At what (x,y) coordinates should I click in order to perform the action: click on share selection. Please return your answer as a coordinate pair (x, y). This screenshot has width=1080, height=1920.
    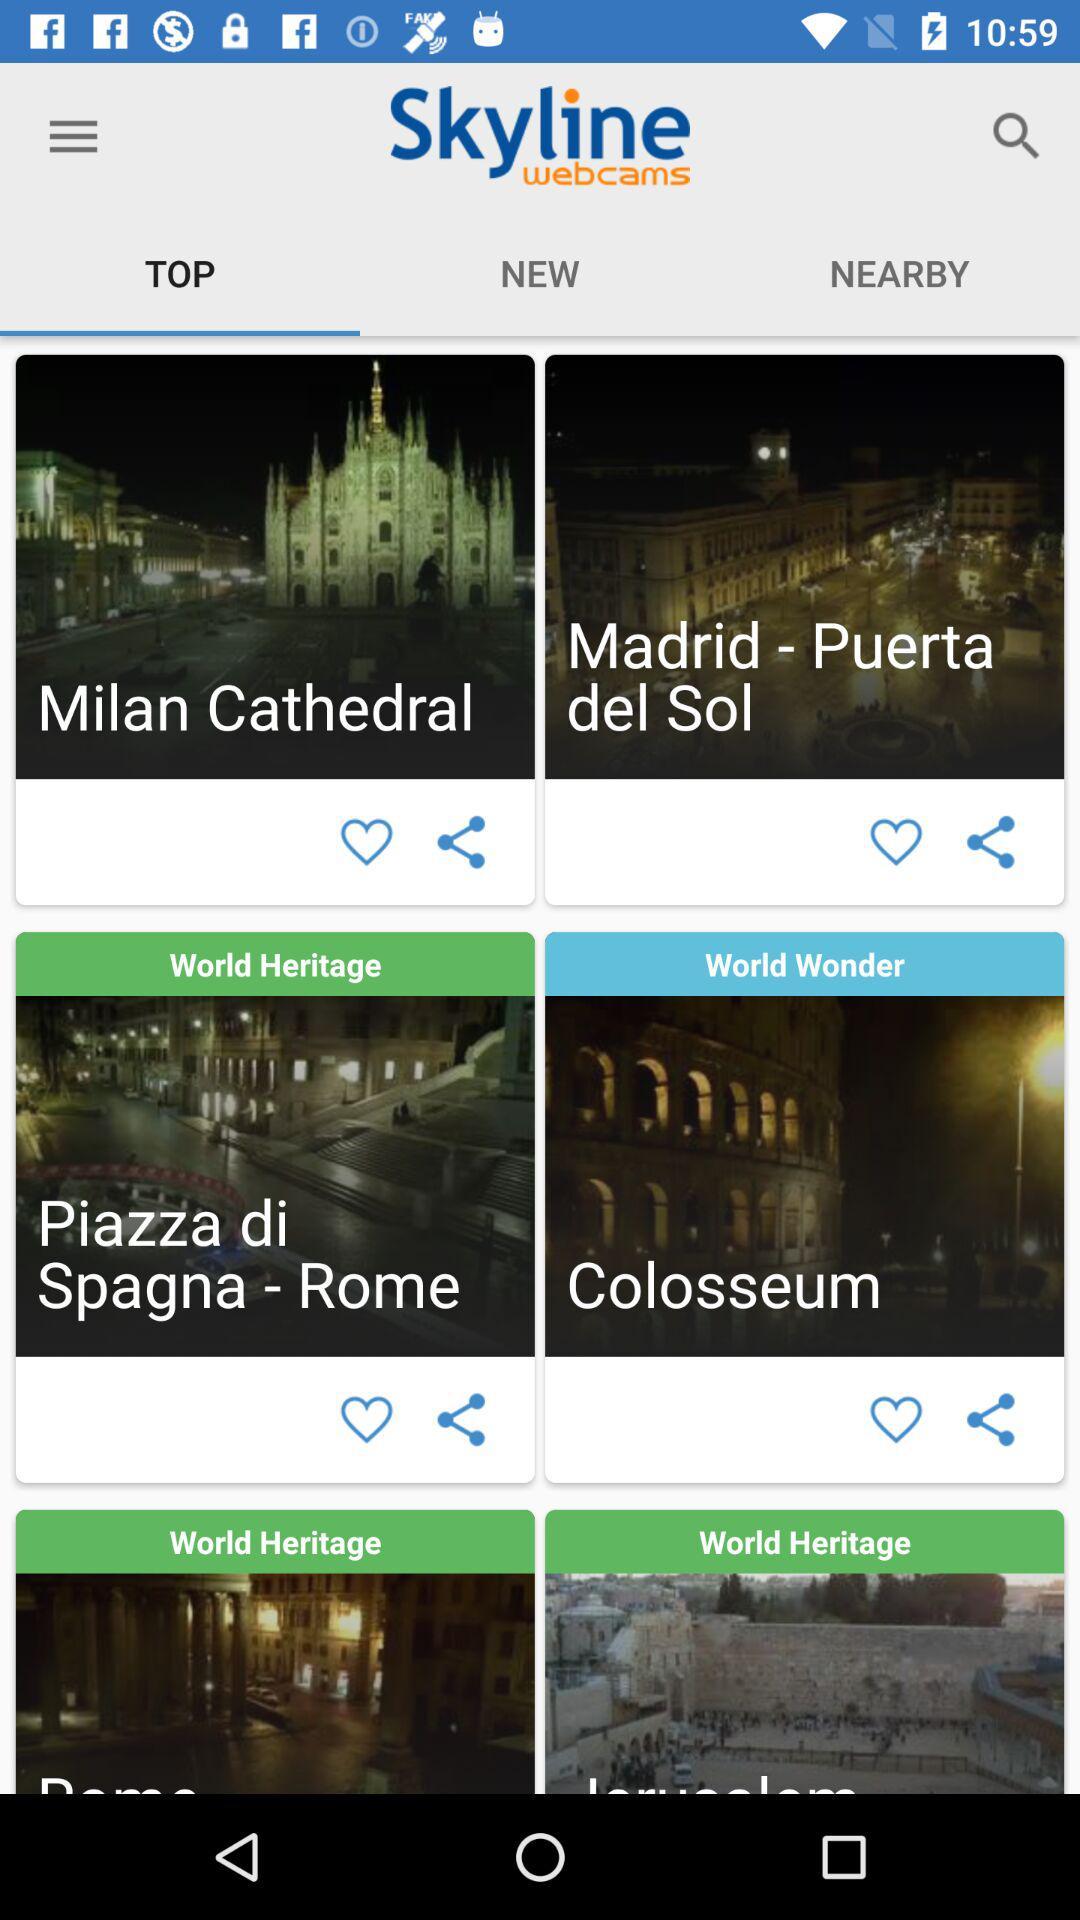
    Looking at the image, I should click on (990, 842).